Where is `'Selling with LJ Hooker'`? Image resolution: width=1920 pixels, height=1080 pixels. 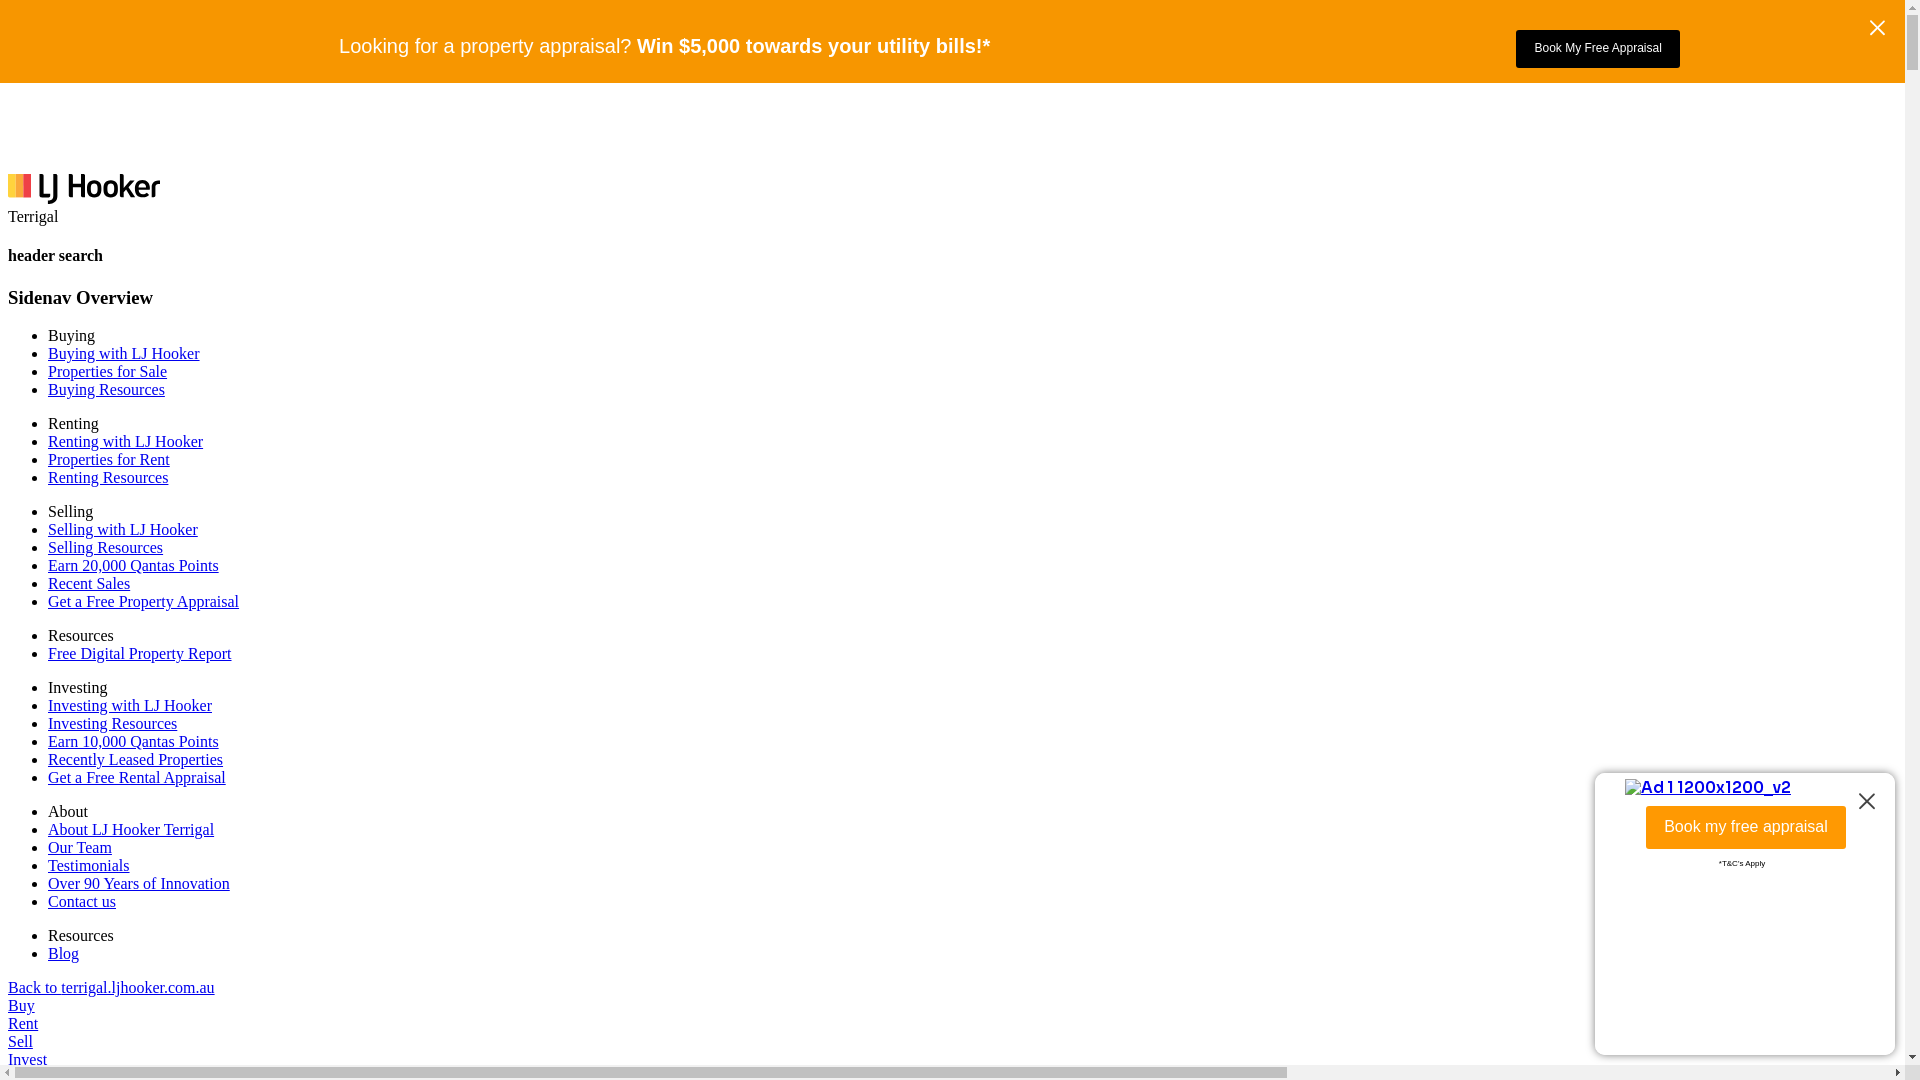 'Selling with LJ Hooker' is located at coordinates (122, 528).